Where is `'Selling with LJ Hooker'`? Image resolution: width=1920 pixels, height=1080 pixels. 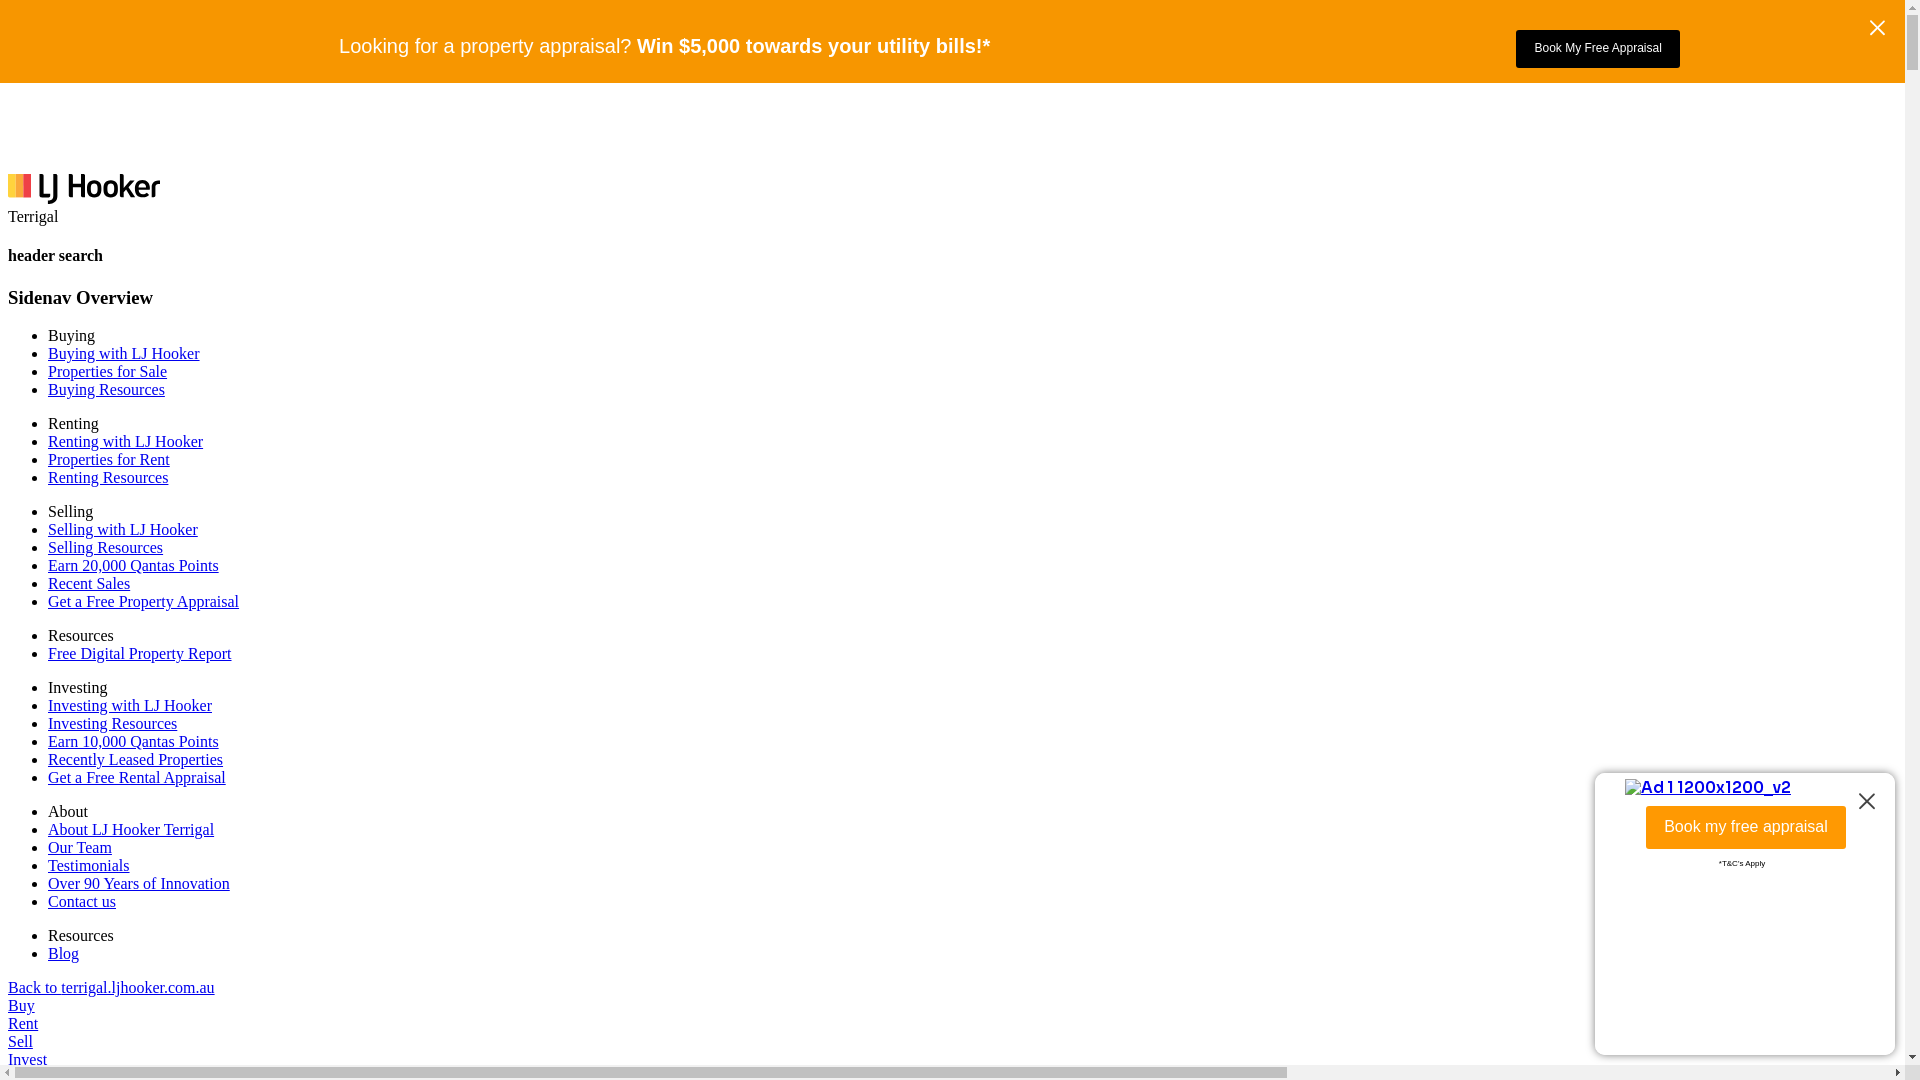 'Selling with LJ Hooker' is located at coordinates (122, 528).